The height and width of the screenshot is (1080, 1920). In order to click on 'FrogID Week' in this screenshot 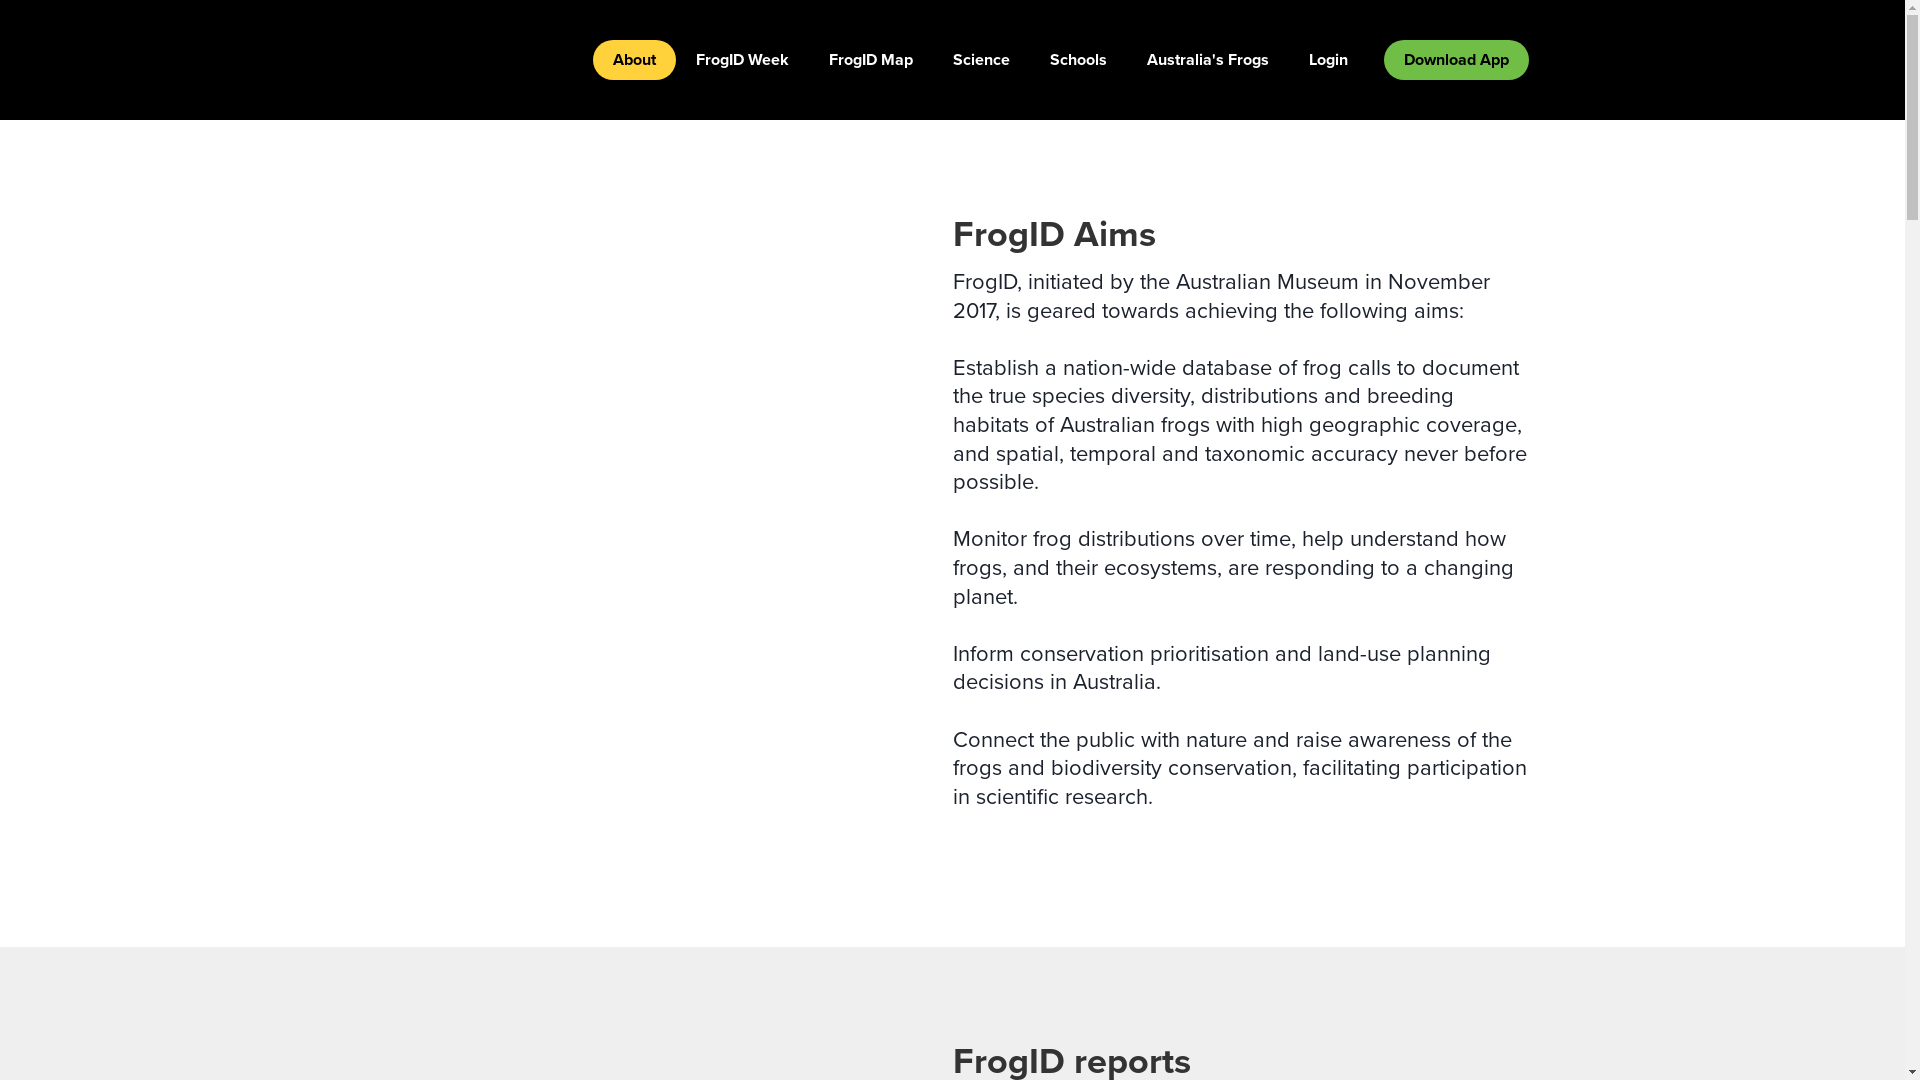, I will do `click(741, 59)`.